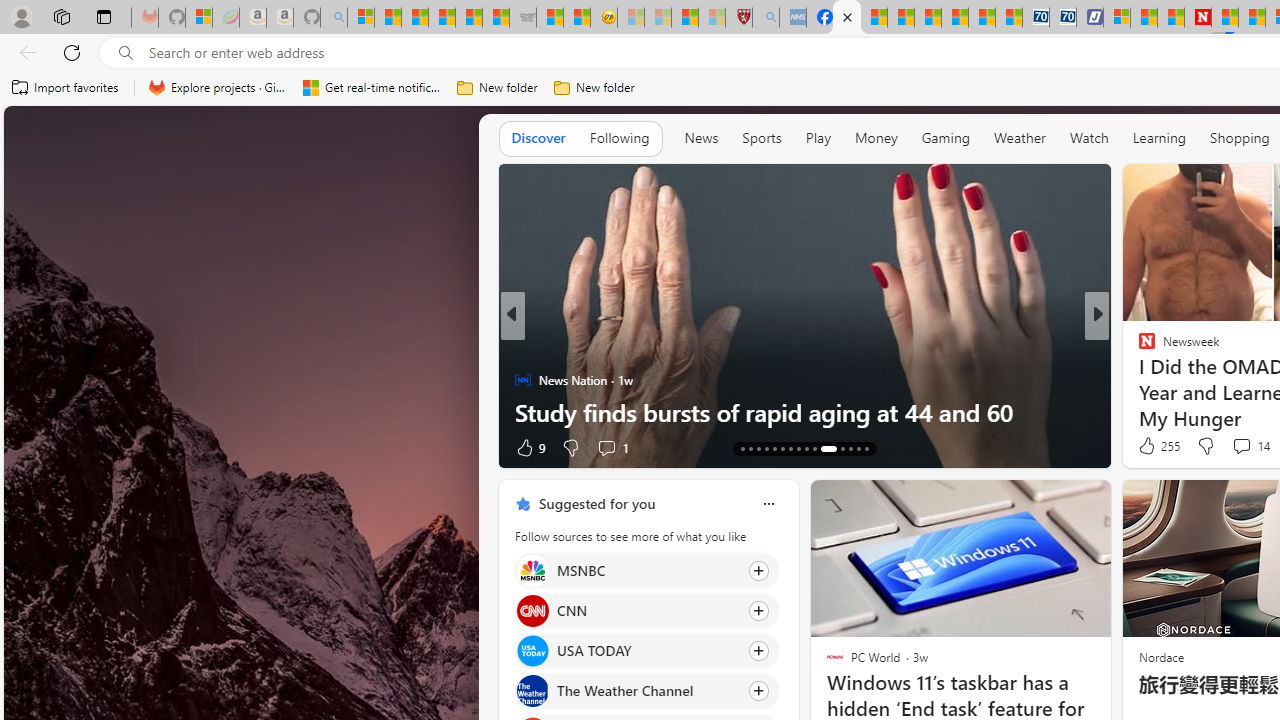  I want to click on 'The Weather Channel', so click(532, 690).